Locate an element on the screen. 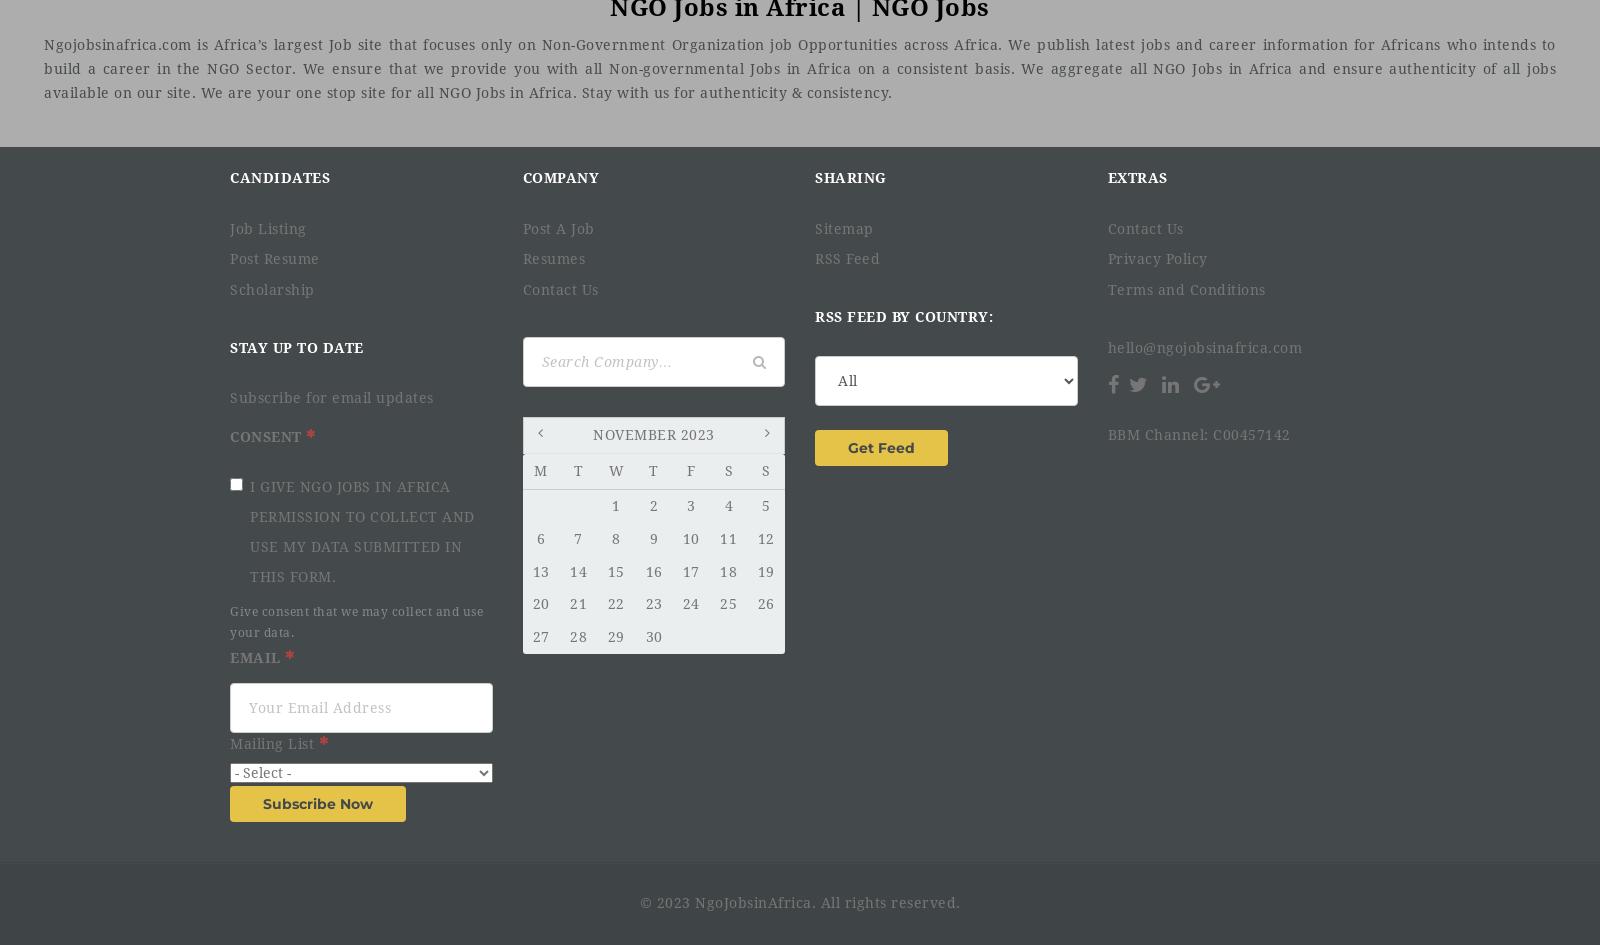 Image resolution: width=1600 pixels, height=945 pixels. 'November 2023' is located at coordinates (653, 434).